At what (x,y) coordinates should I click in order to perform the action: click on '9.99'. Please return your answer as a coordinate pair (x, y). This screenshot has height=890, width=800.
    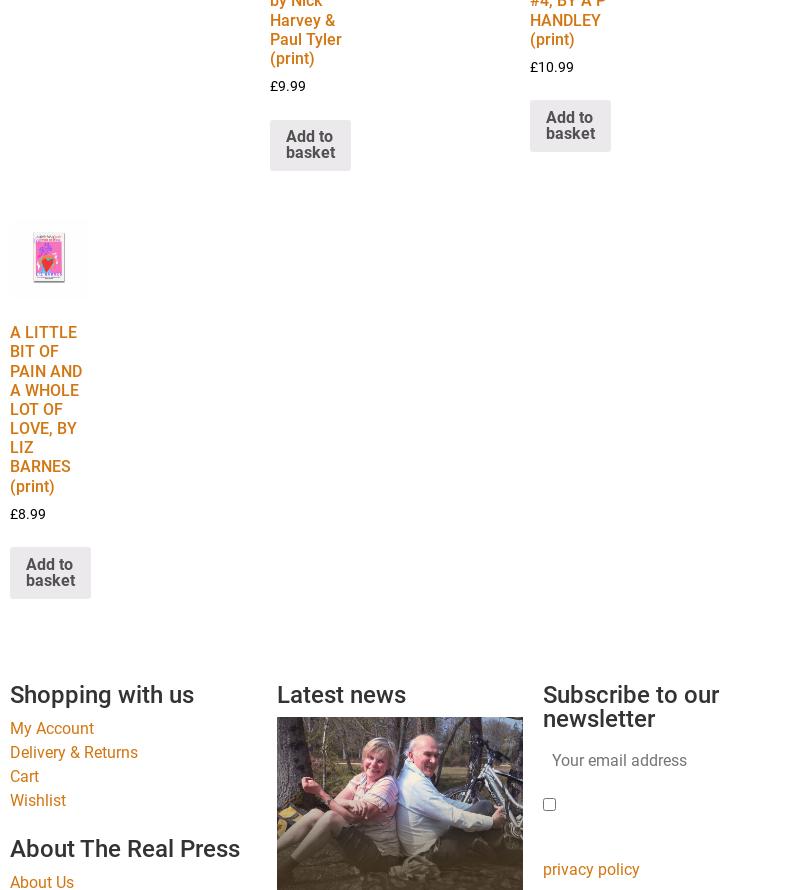
    Looking at the image, I should click on (278, 84).